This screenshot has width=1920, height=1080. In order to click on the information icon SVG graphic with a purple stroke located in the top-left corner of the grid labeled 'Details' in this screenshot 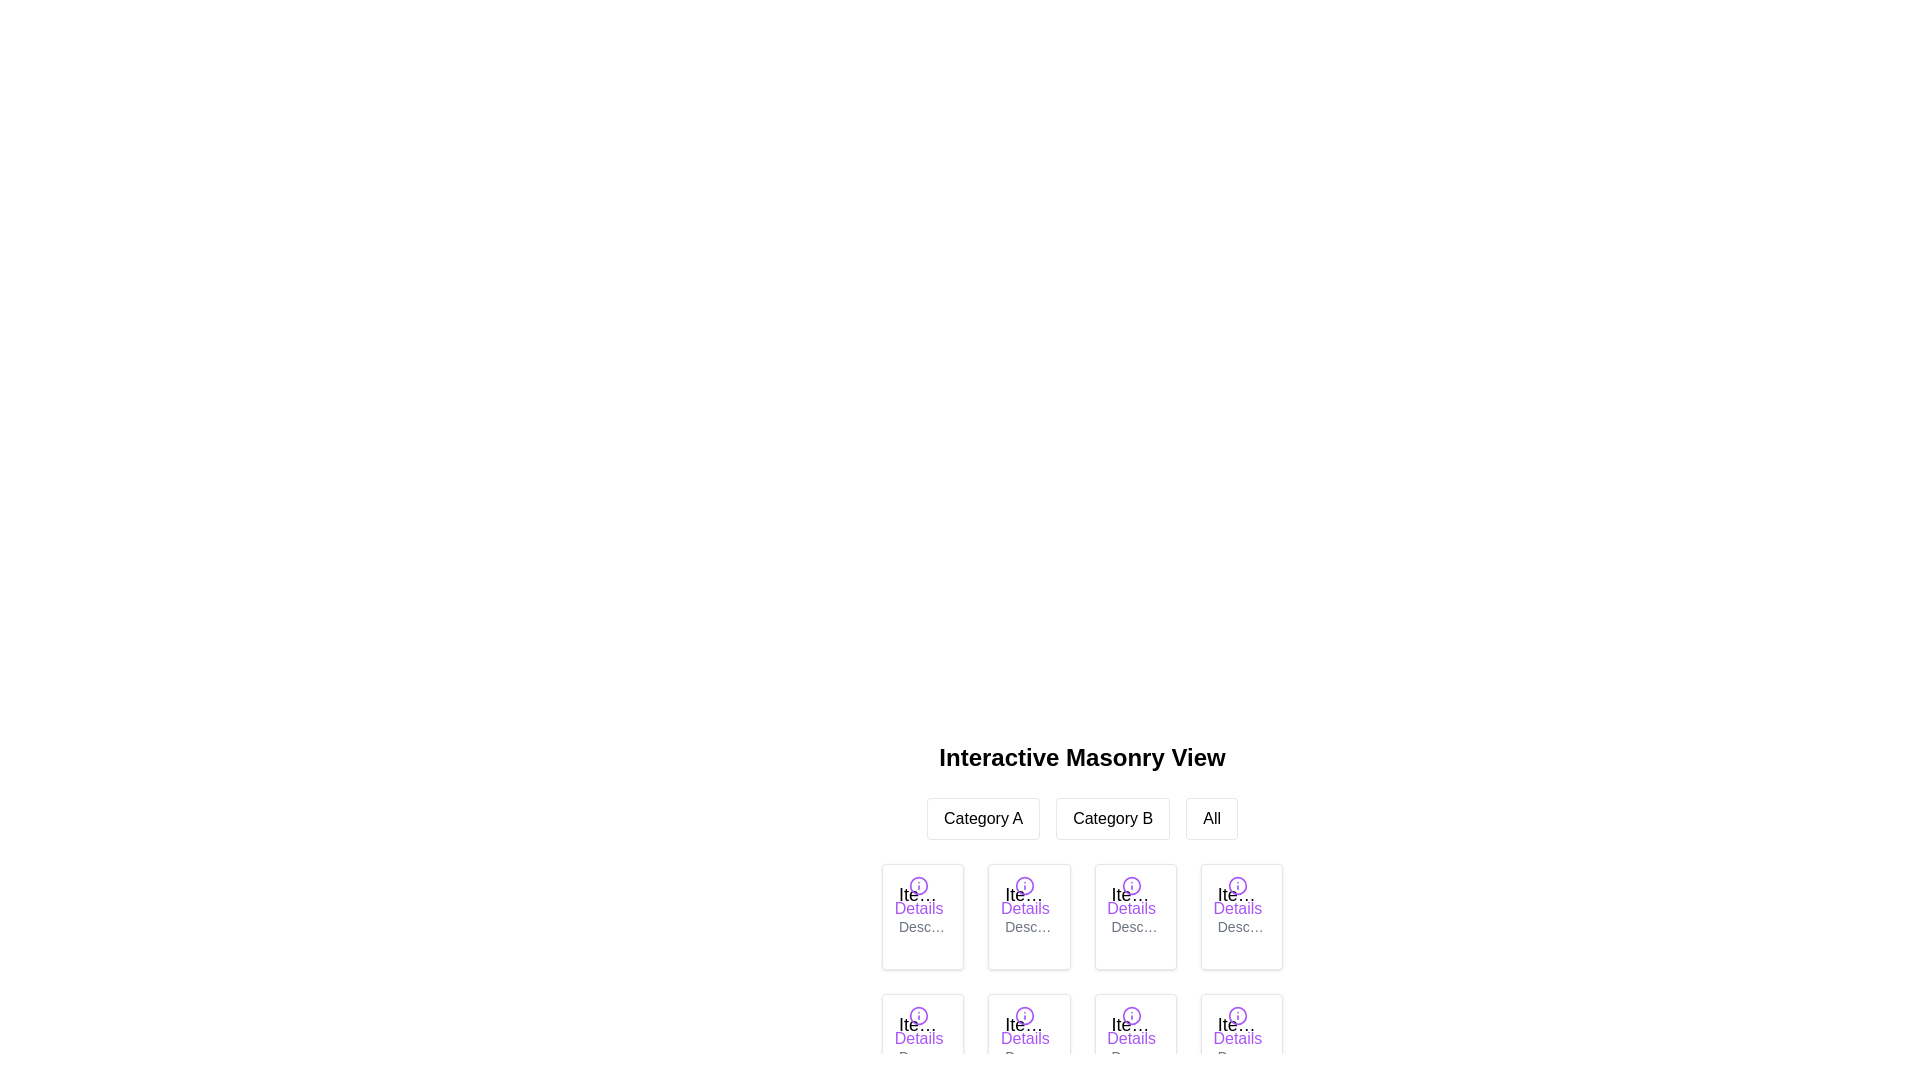, I will do `click(918, 884)`.